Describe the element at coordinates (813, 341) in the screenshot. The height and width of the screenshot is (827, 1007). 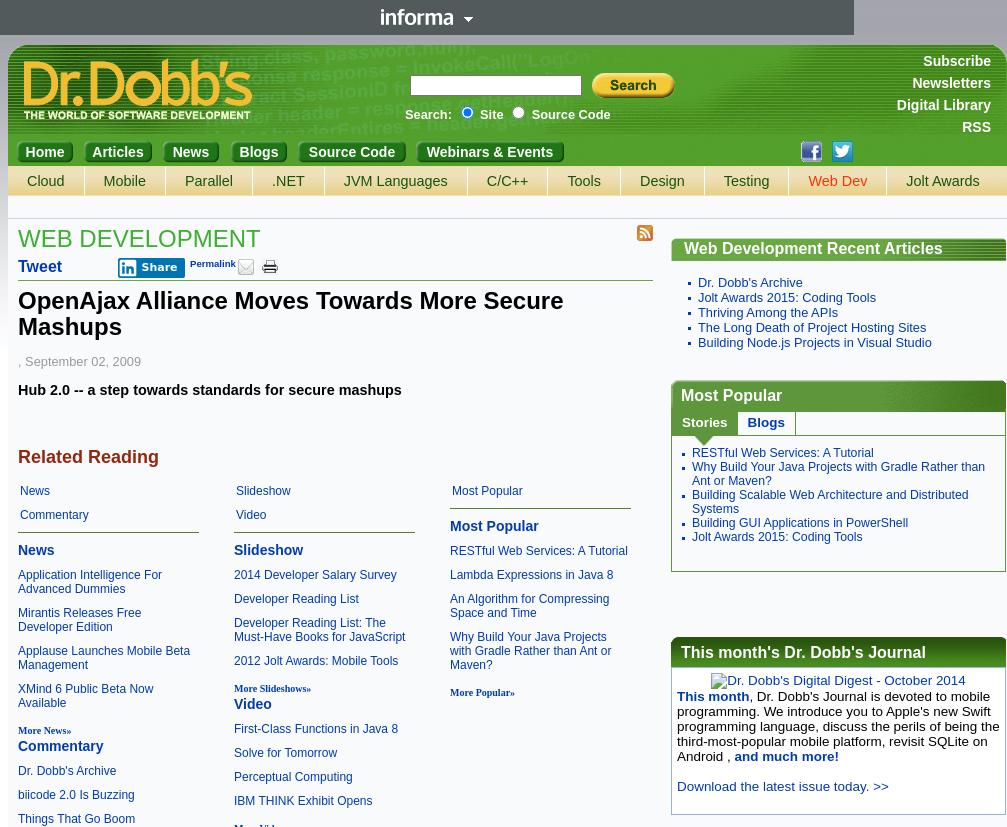
I see `'Building Node.js Projects in Visual Studio'` at that location.